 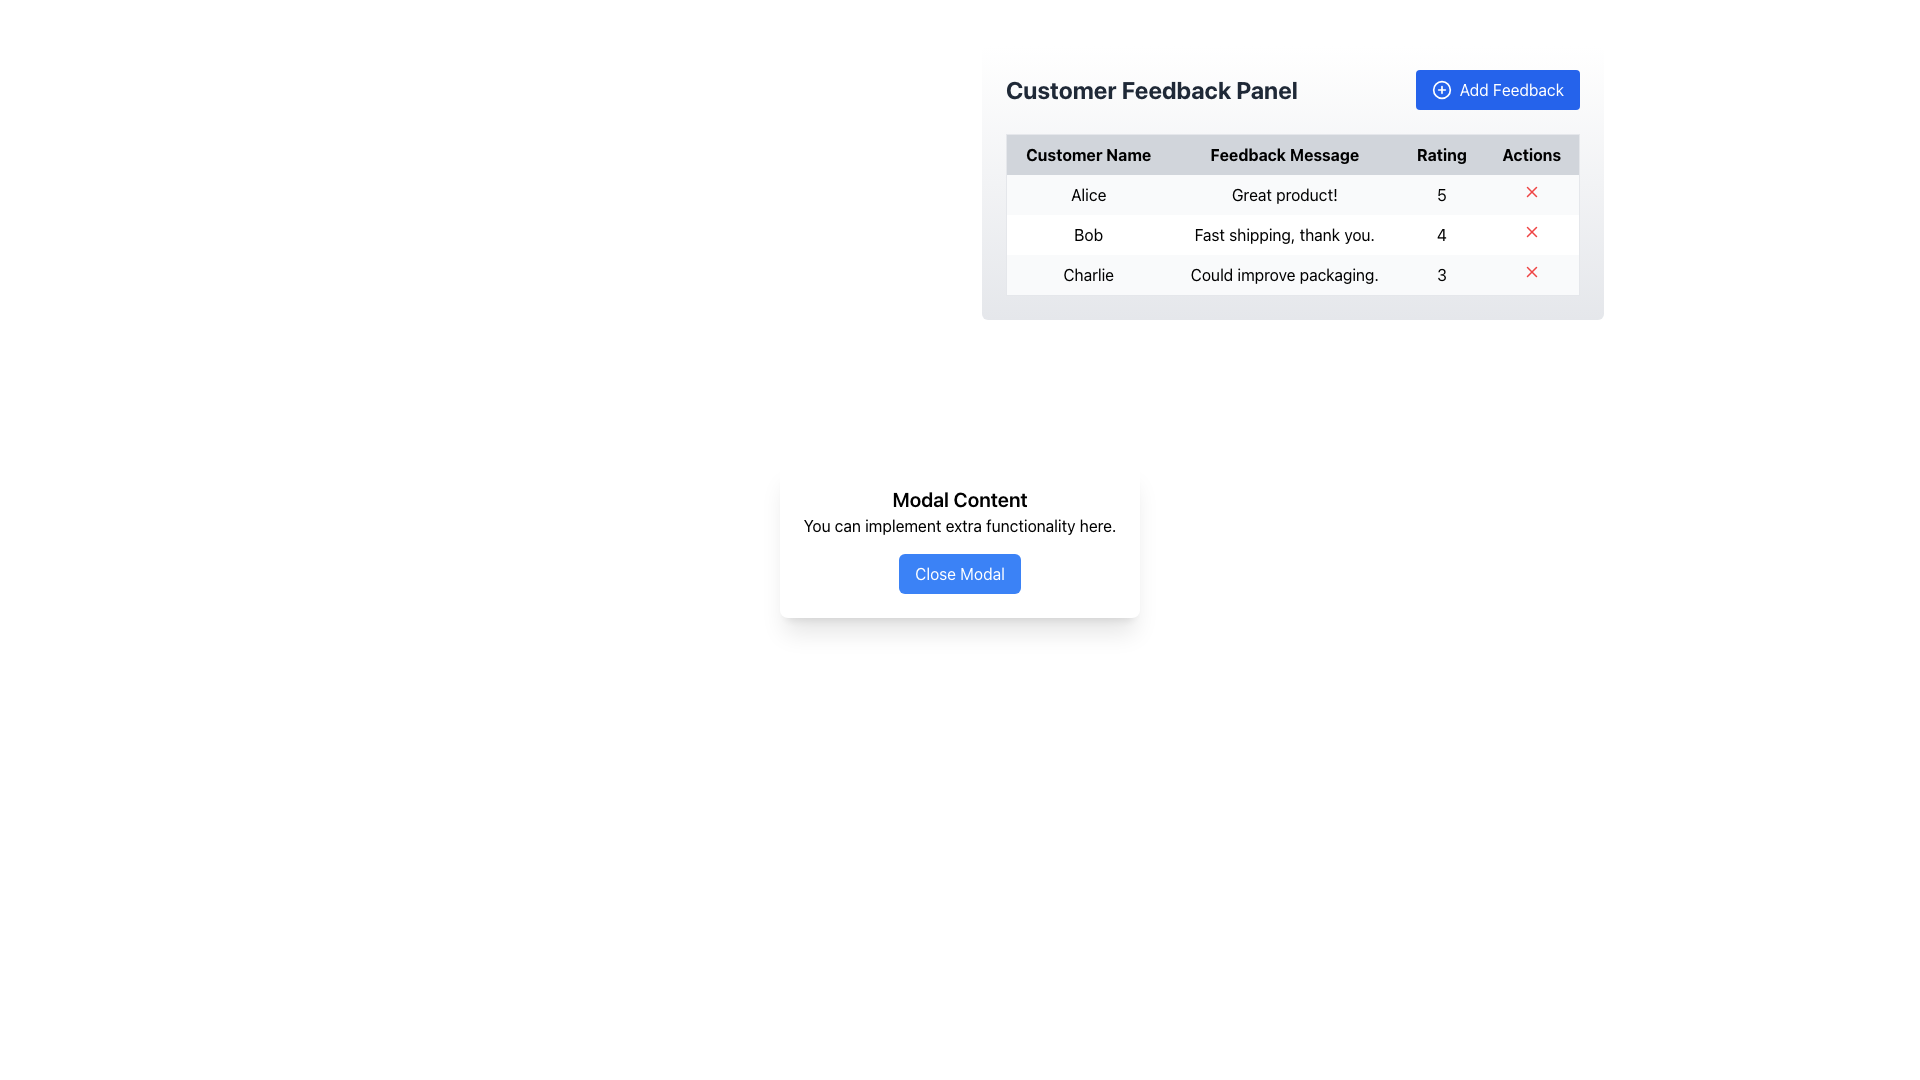 What do you see at coordinates (1530, 230) in the screenshot?
I see `the red cross ('X') button in the 'Actions' column` at bounding box center [1530, 230].